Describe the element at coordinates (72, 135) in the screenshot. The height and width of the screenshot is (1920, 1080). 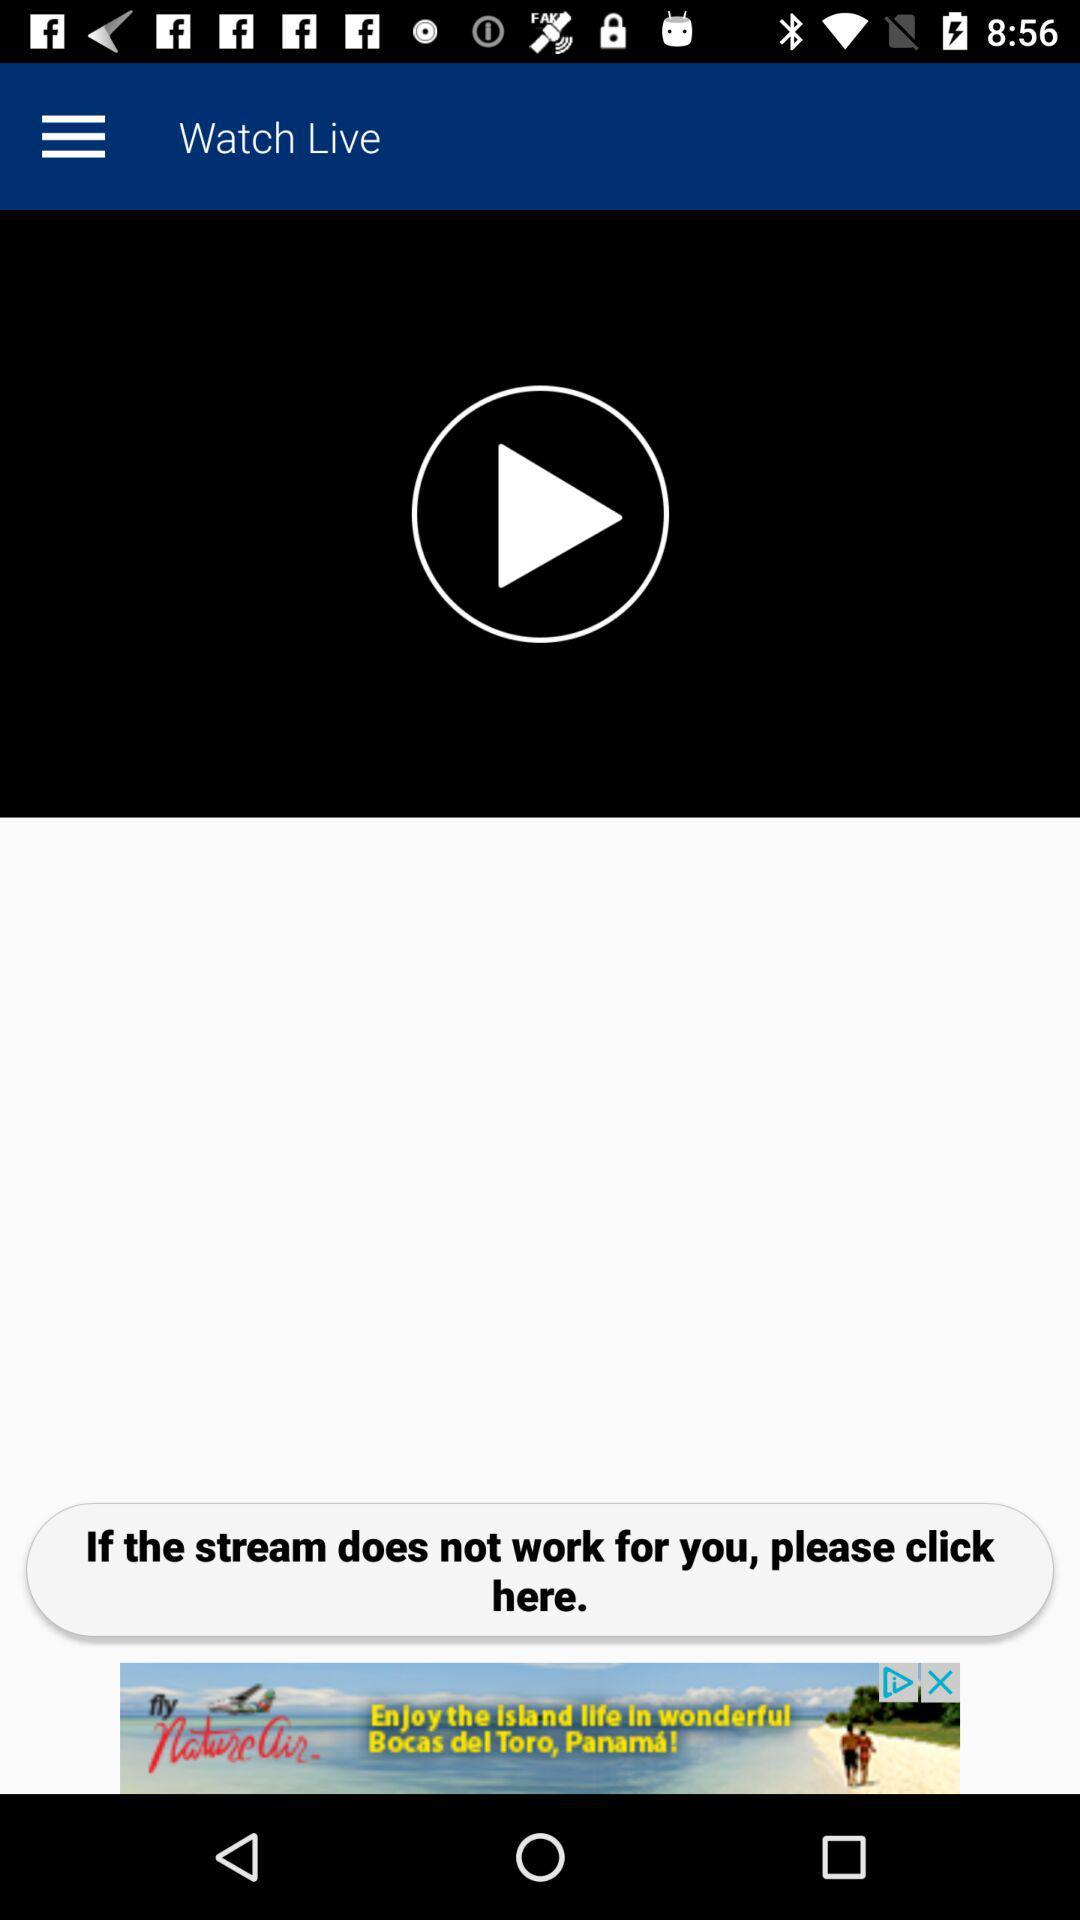
I see `custum` at that location.